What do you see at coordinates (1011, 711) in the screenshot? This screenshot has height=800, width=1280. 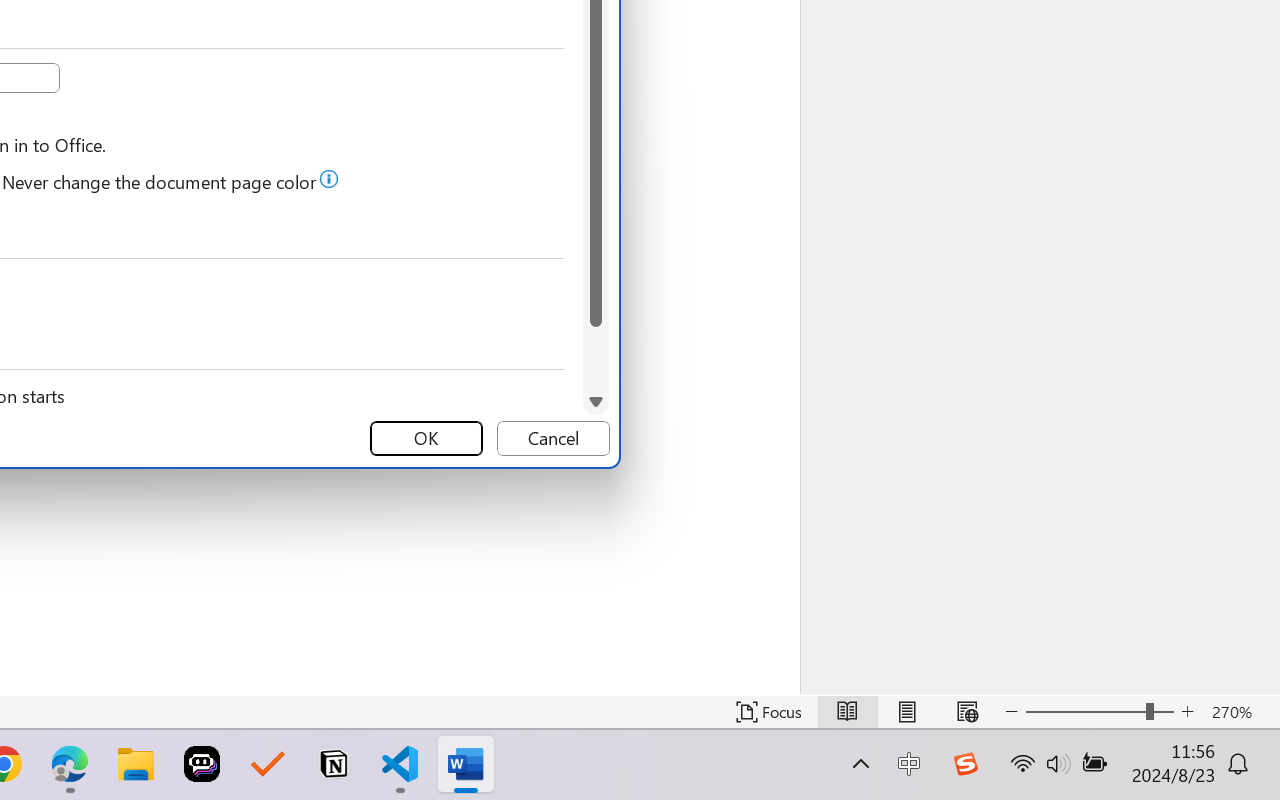 I see `'Decrease Text Size'` at bounding box center [1011, 711].